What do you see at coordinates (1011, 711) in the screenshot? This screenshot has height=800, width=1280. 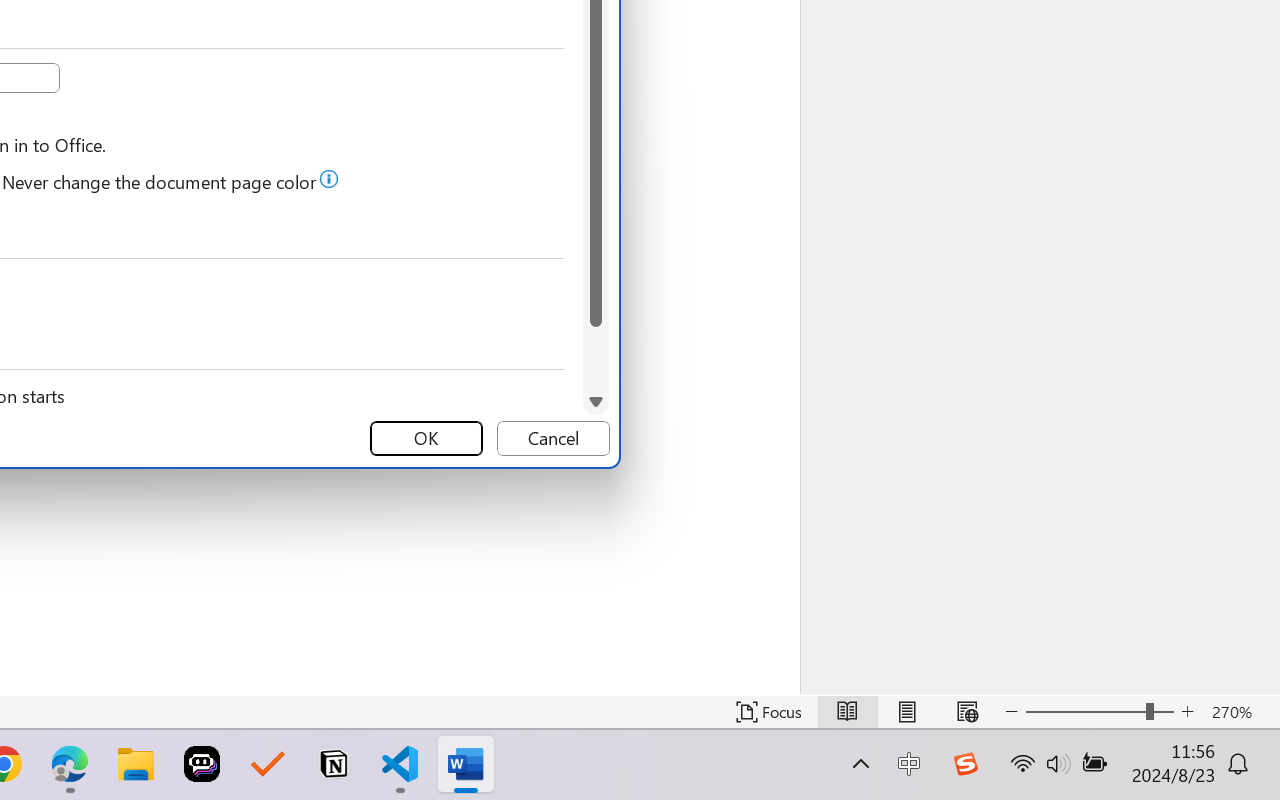 I see `'Decrease Text Size'` at bounding box center [1011, 711].